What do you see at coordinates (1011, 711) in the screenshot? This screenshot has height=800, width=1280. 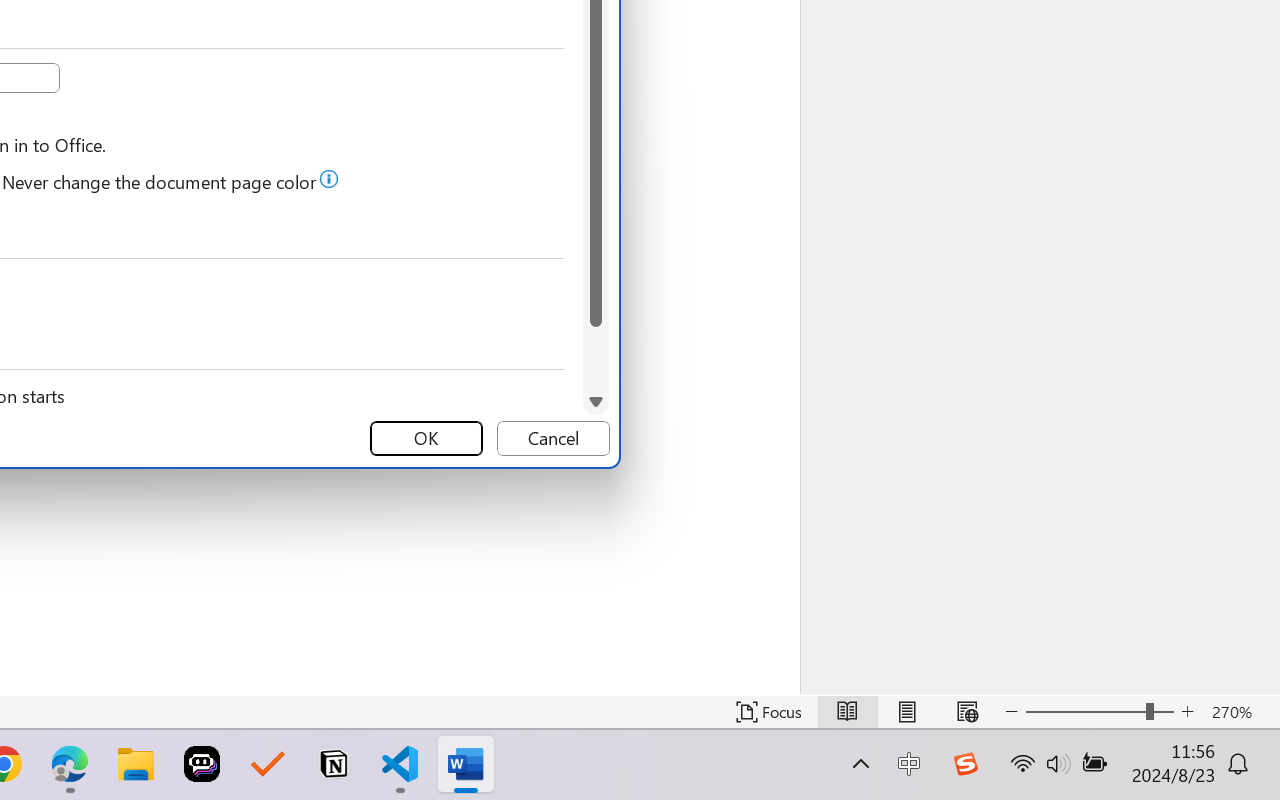 I see `'Decrease Text Size'` at bounding box center [1011, 711].